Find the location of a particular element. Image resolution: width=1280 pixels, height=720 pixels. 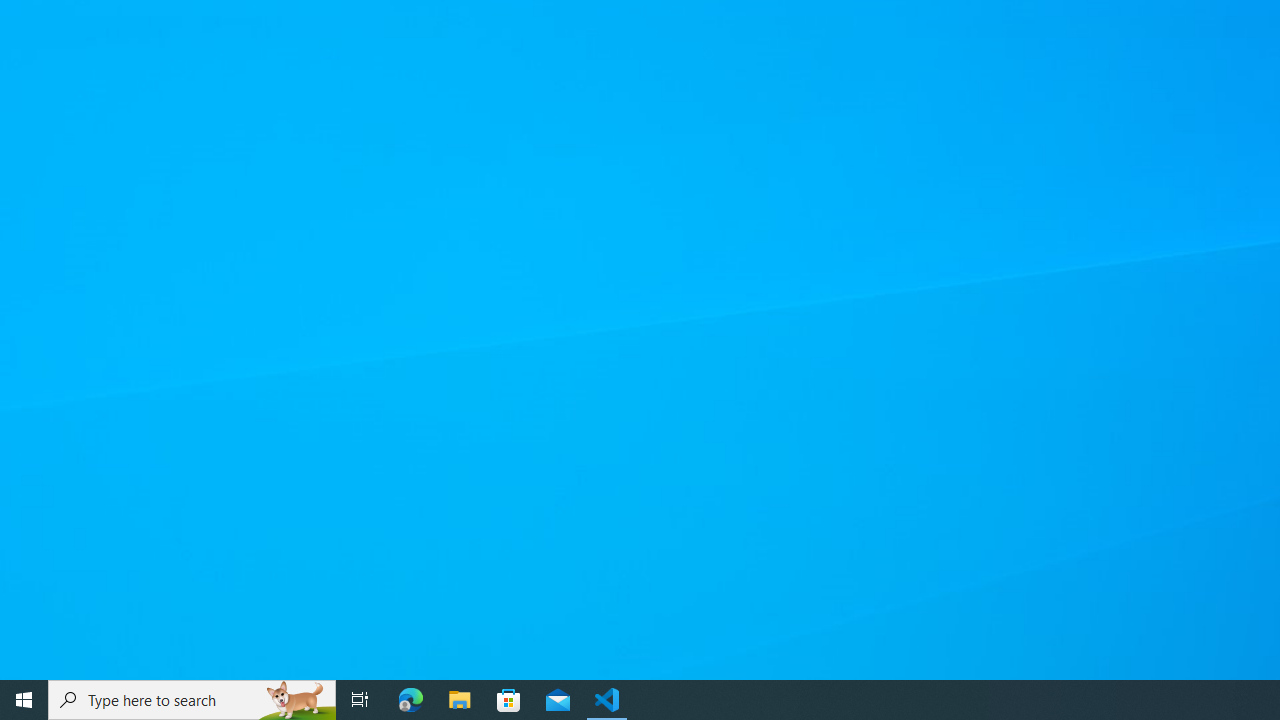

'Microsoft Store' is located at coordinates (509, 698).